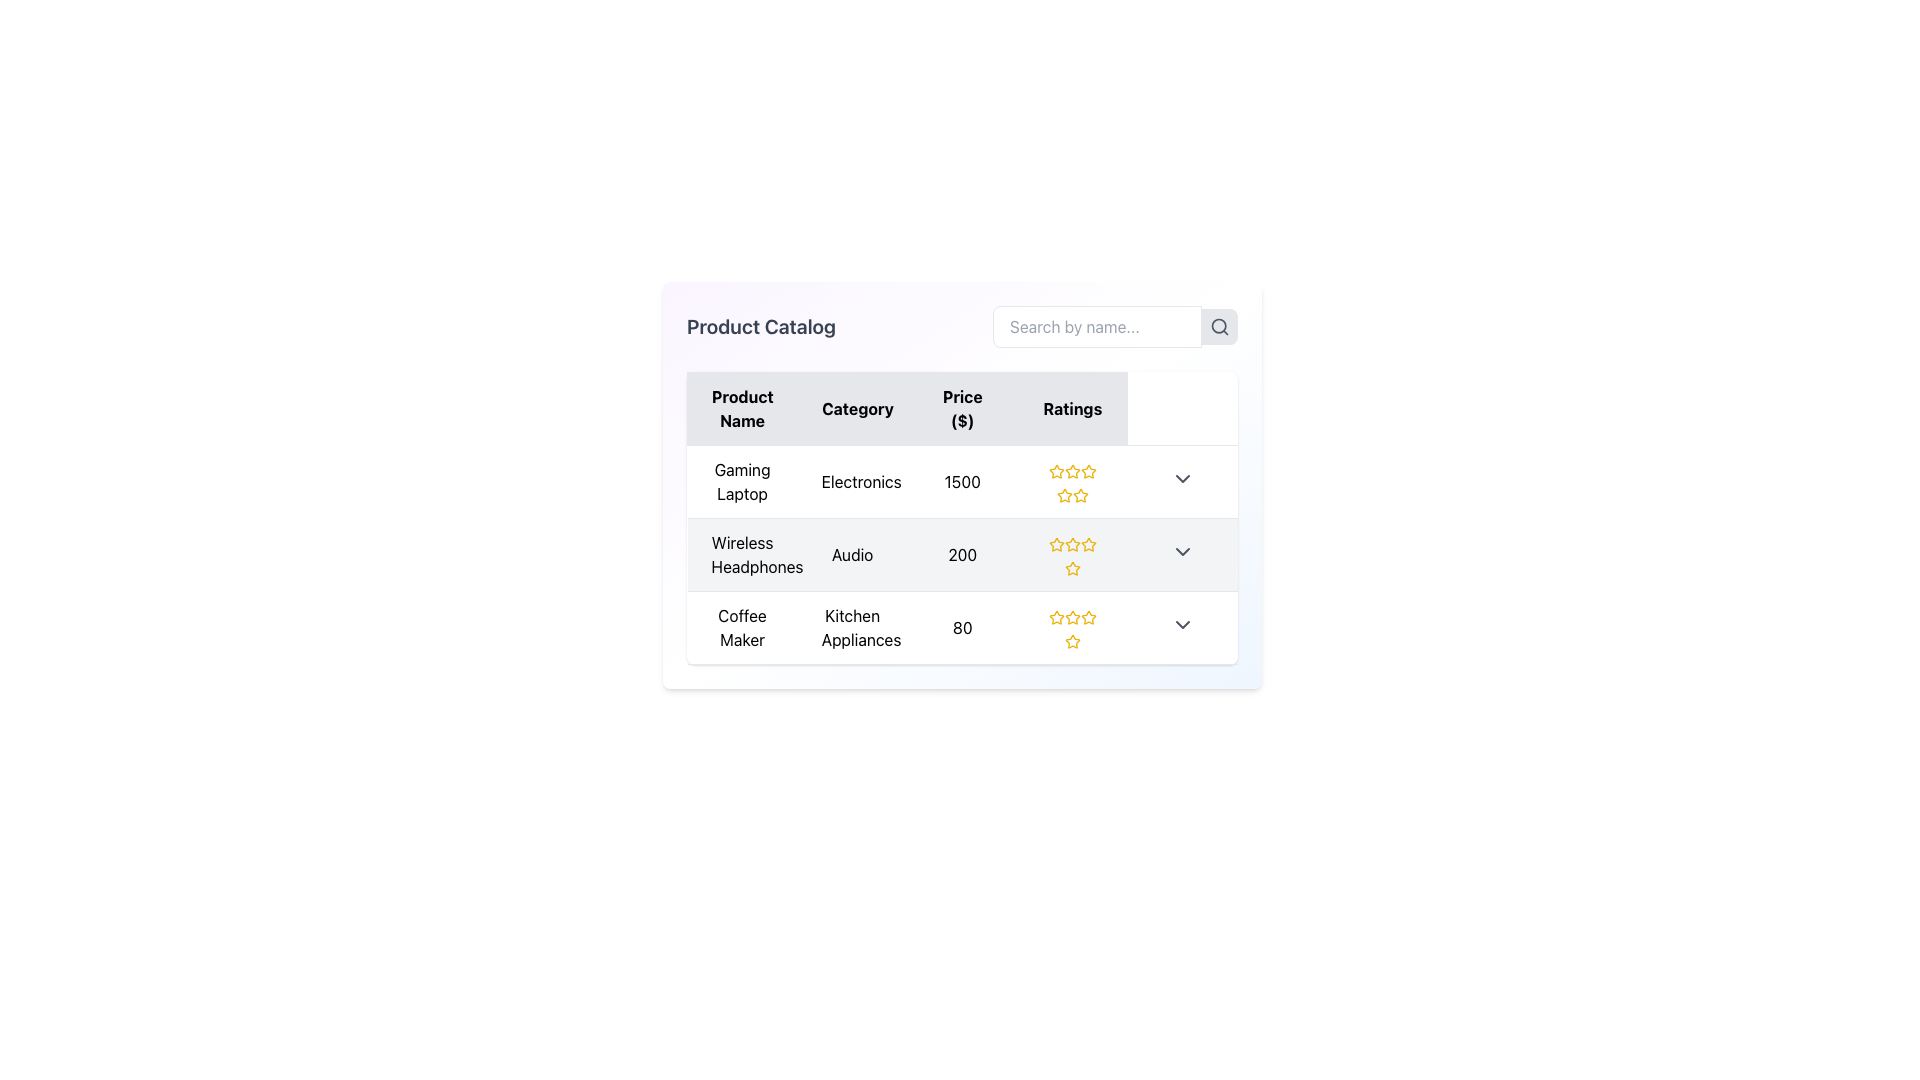 The width and height of the screenshot is (1920, 1080). I want to click on the third star-shaped rating icon in the second row of the ratings column, which is filled with yellow, indicating a specific rating value, so click(1071, 568).